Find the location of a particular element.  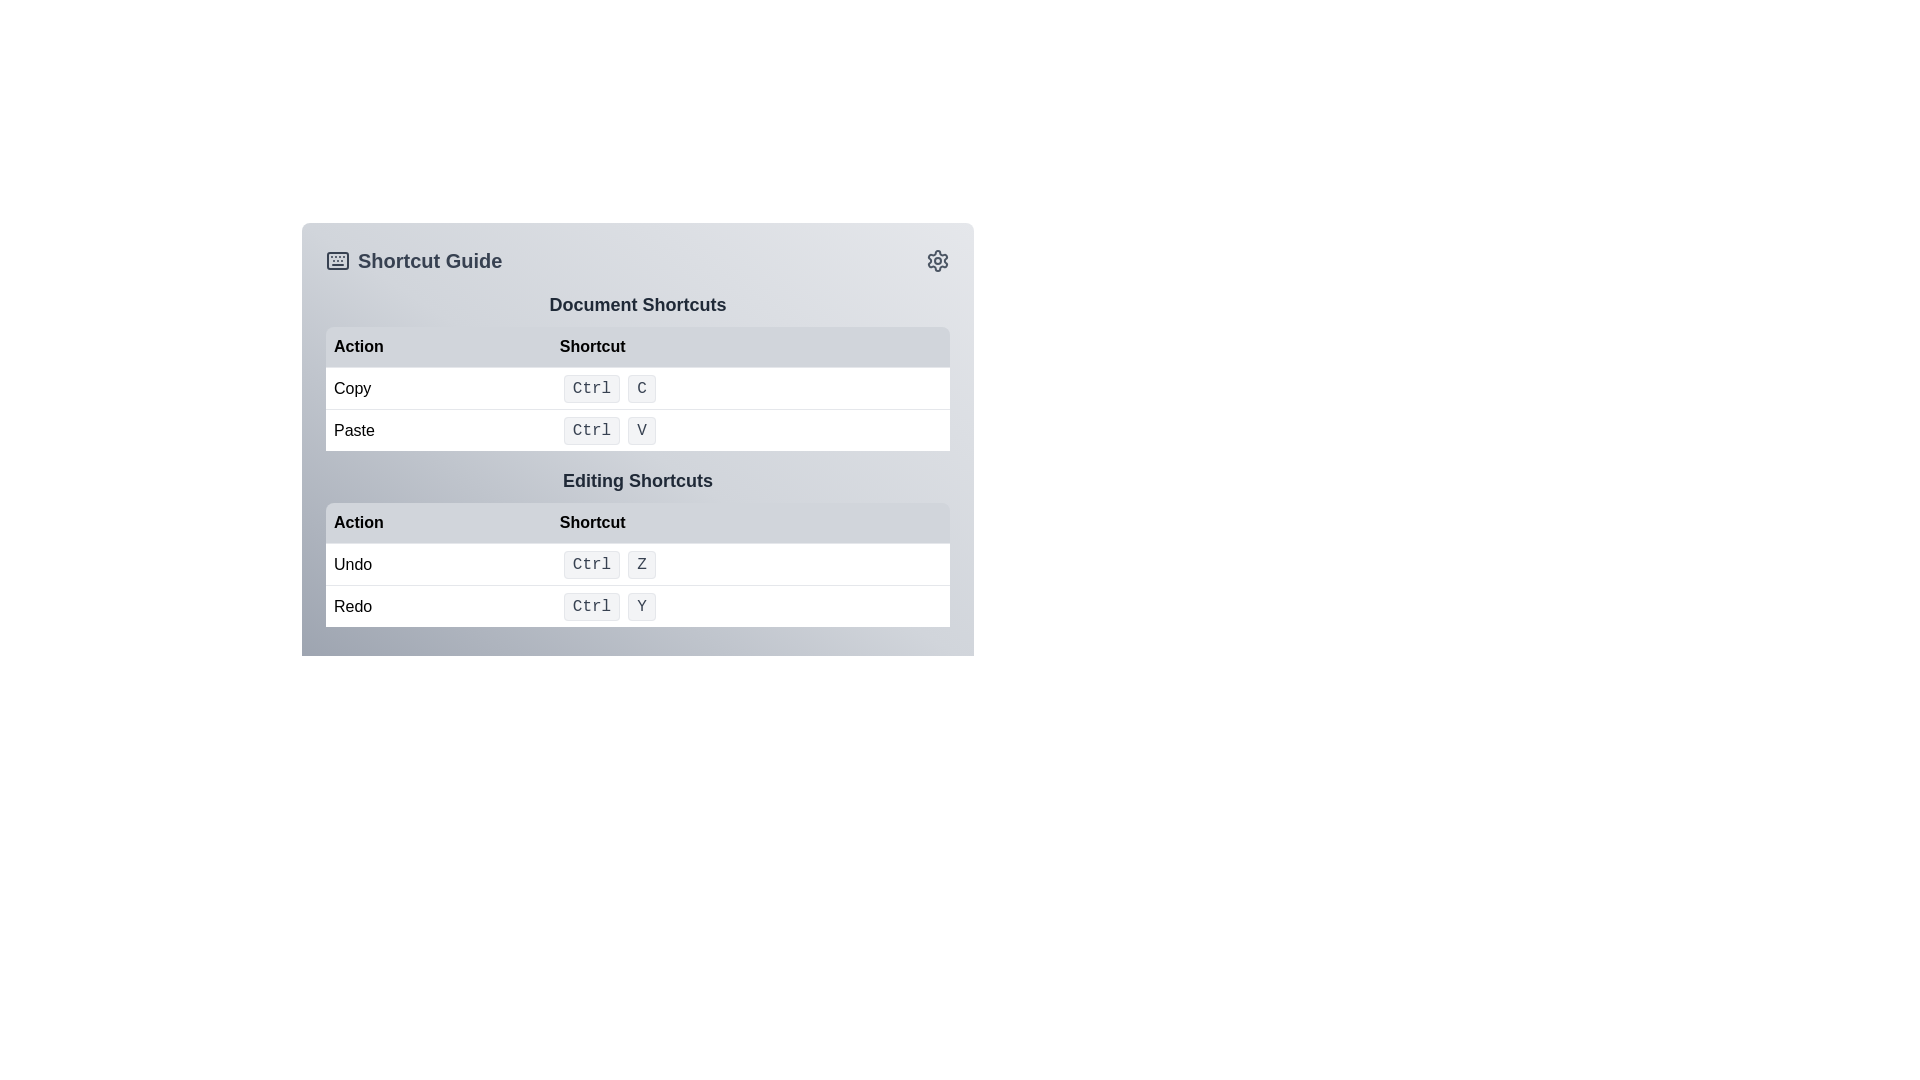

the gear-shaped settings icon located in the top-right corner of the shortcut guide interface is located at coordinates (936, 260).